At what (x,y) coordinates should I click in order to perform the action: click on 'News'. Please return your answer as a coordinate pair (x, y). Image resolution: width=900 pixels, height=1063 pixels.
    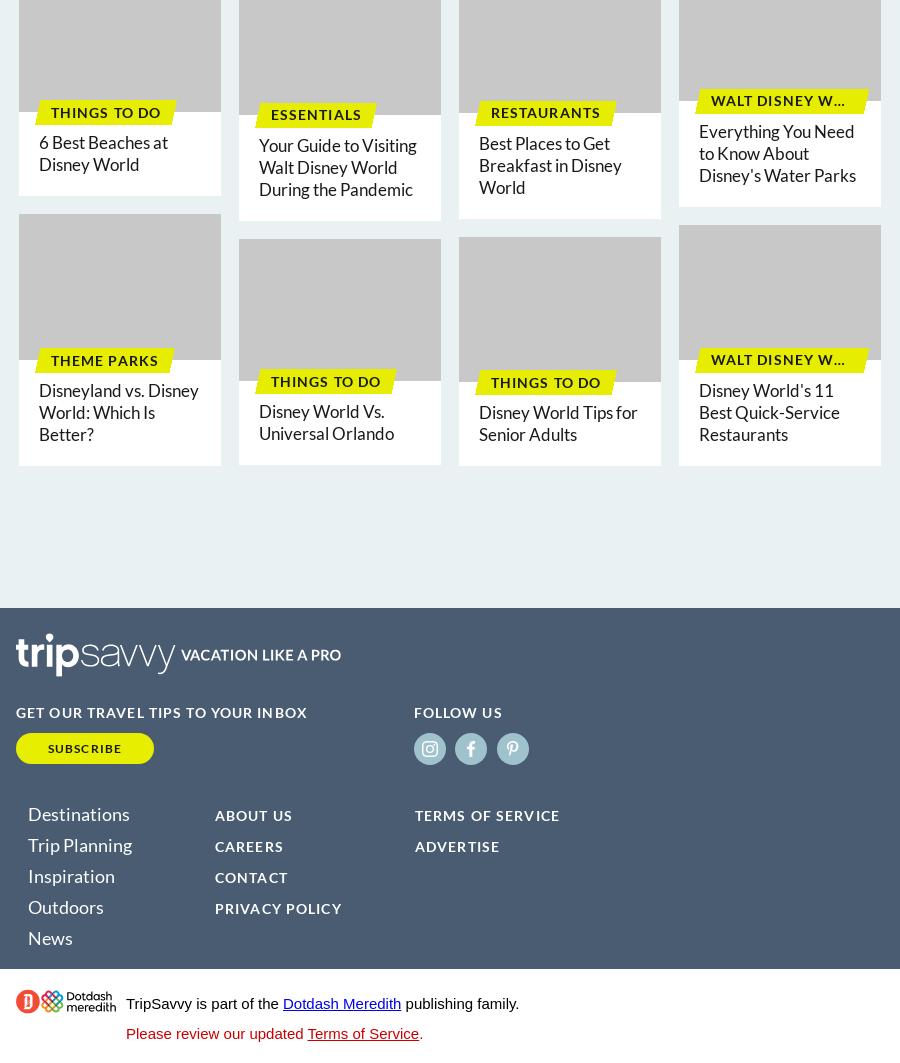
    Looking at the image, I should click on (49, 936).